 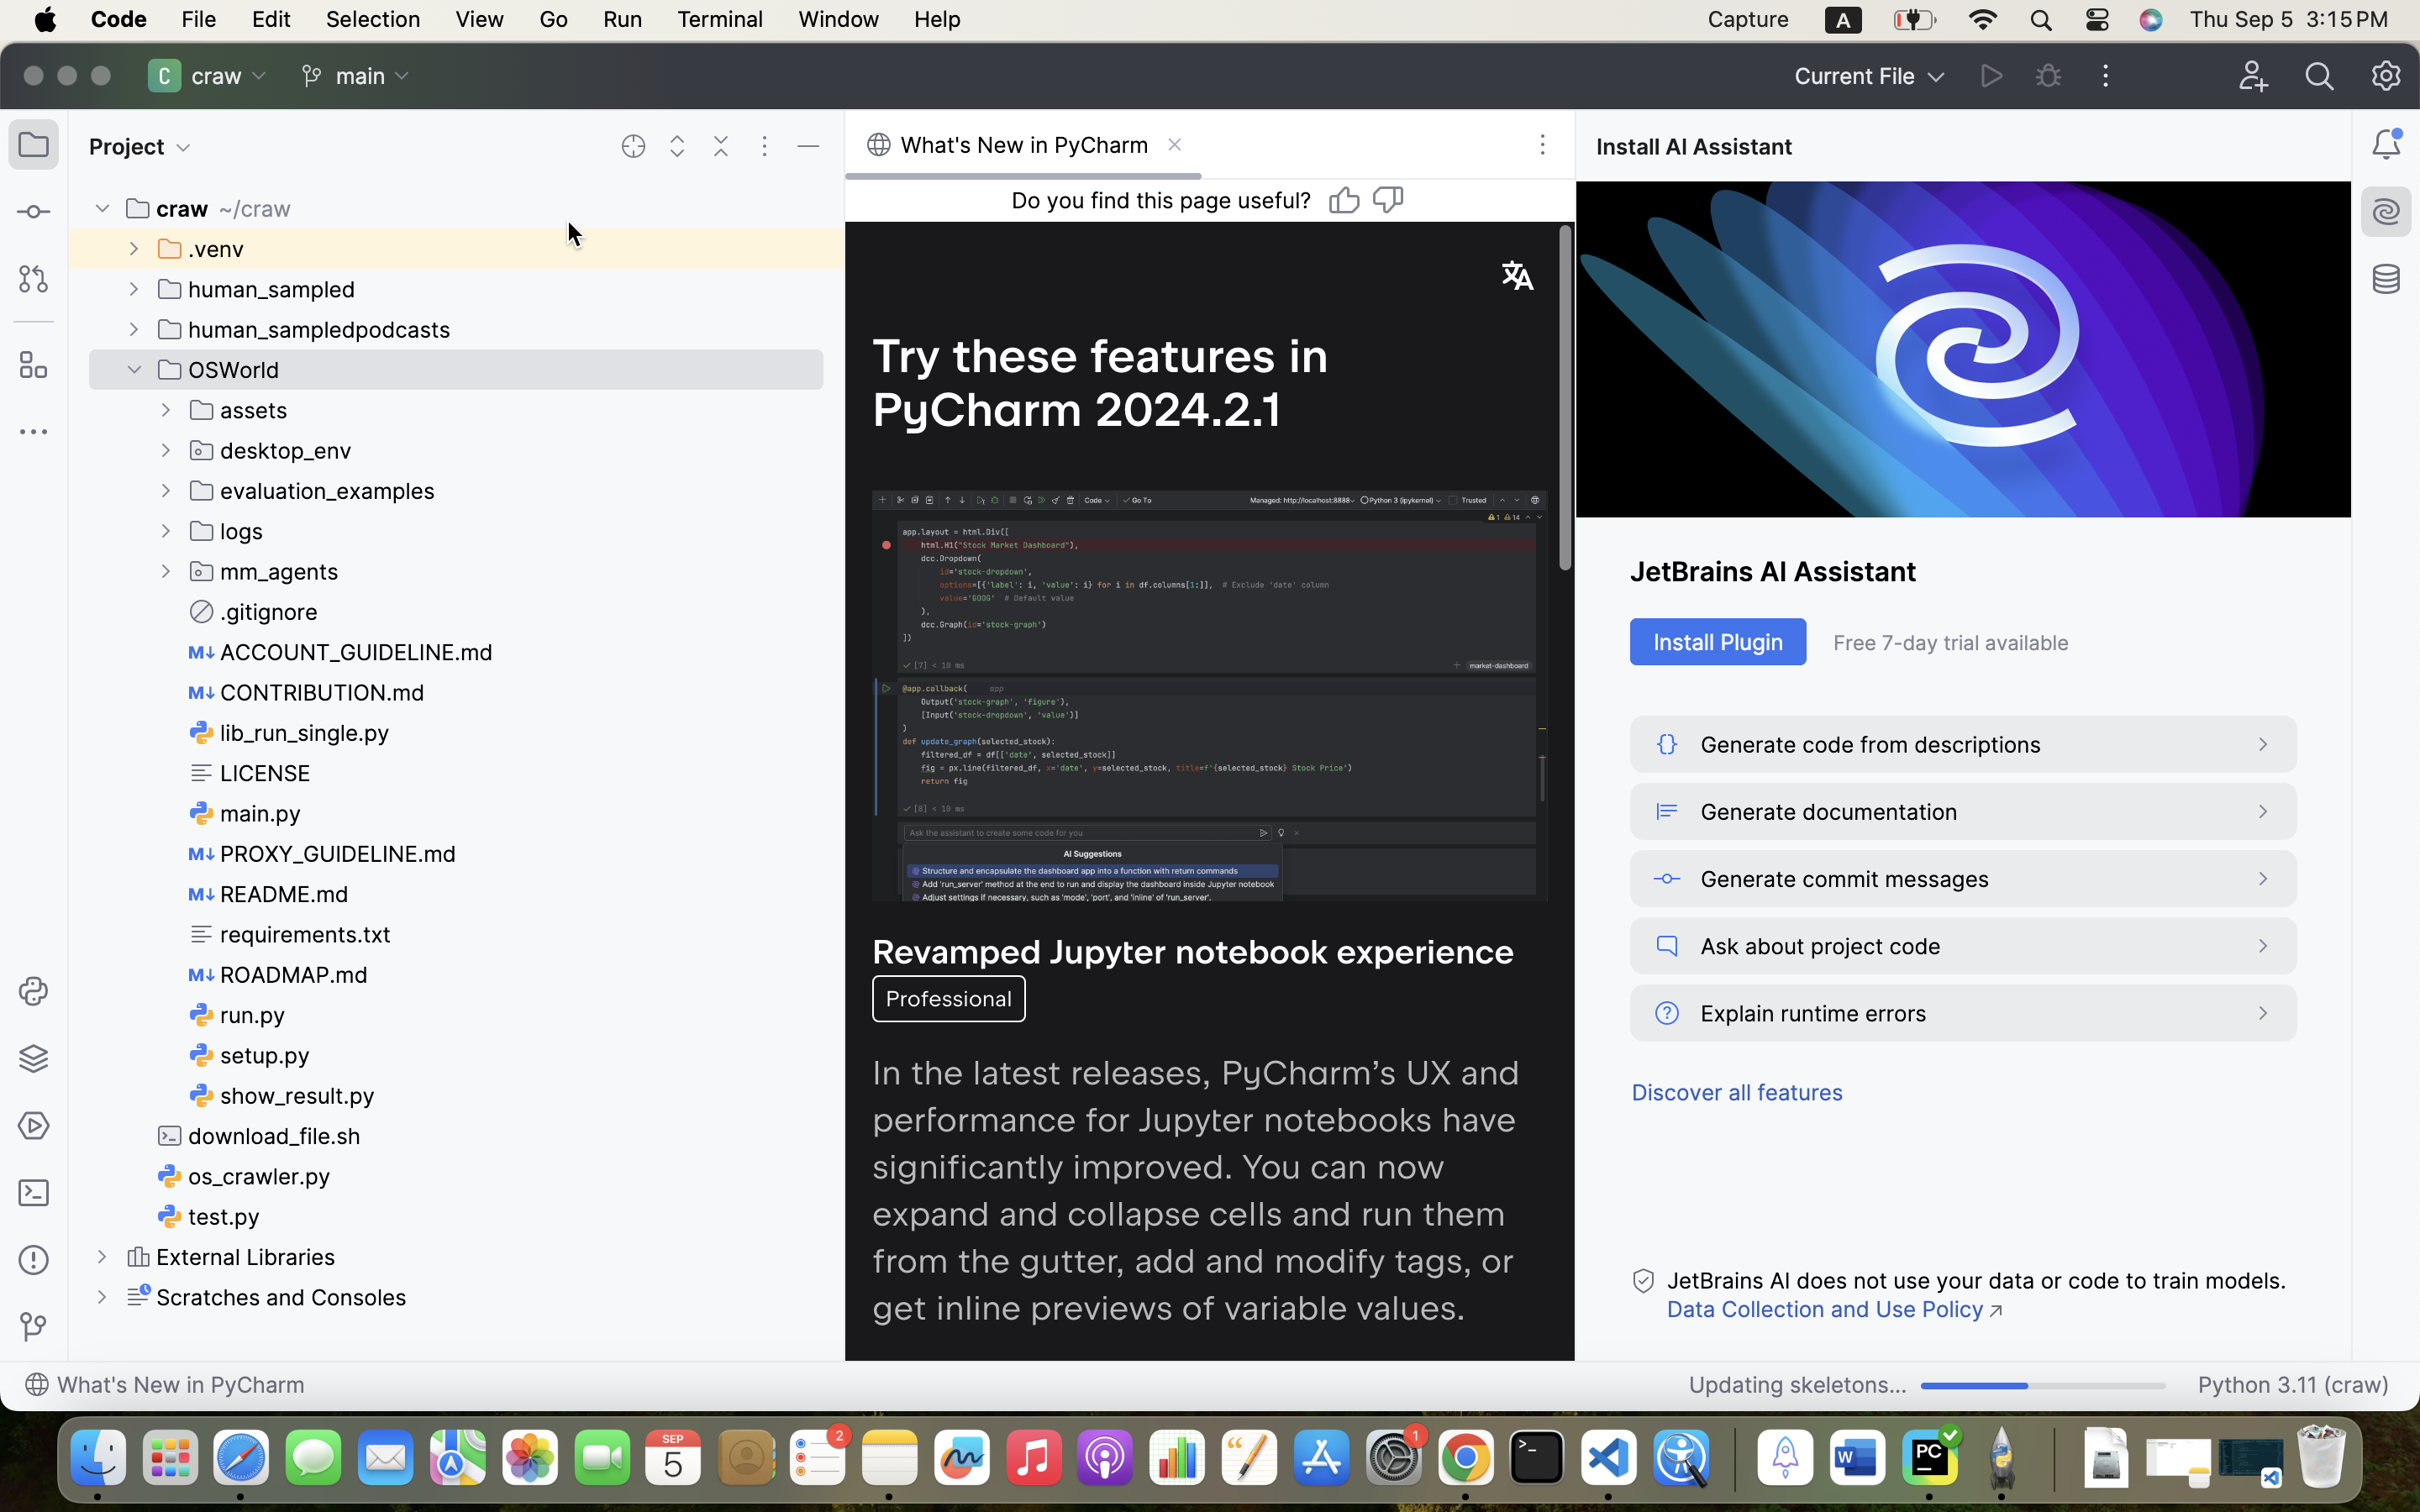 What do you see at coordinates (324, 852) in the screenshot?
I see `'PROXY_GUIDELINE.md'` at bounding box center [324, 852].